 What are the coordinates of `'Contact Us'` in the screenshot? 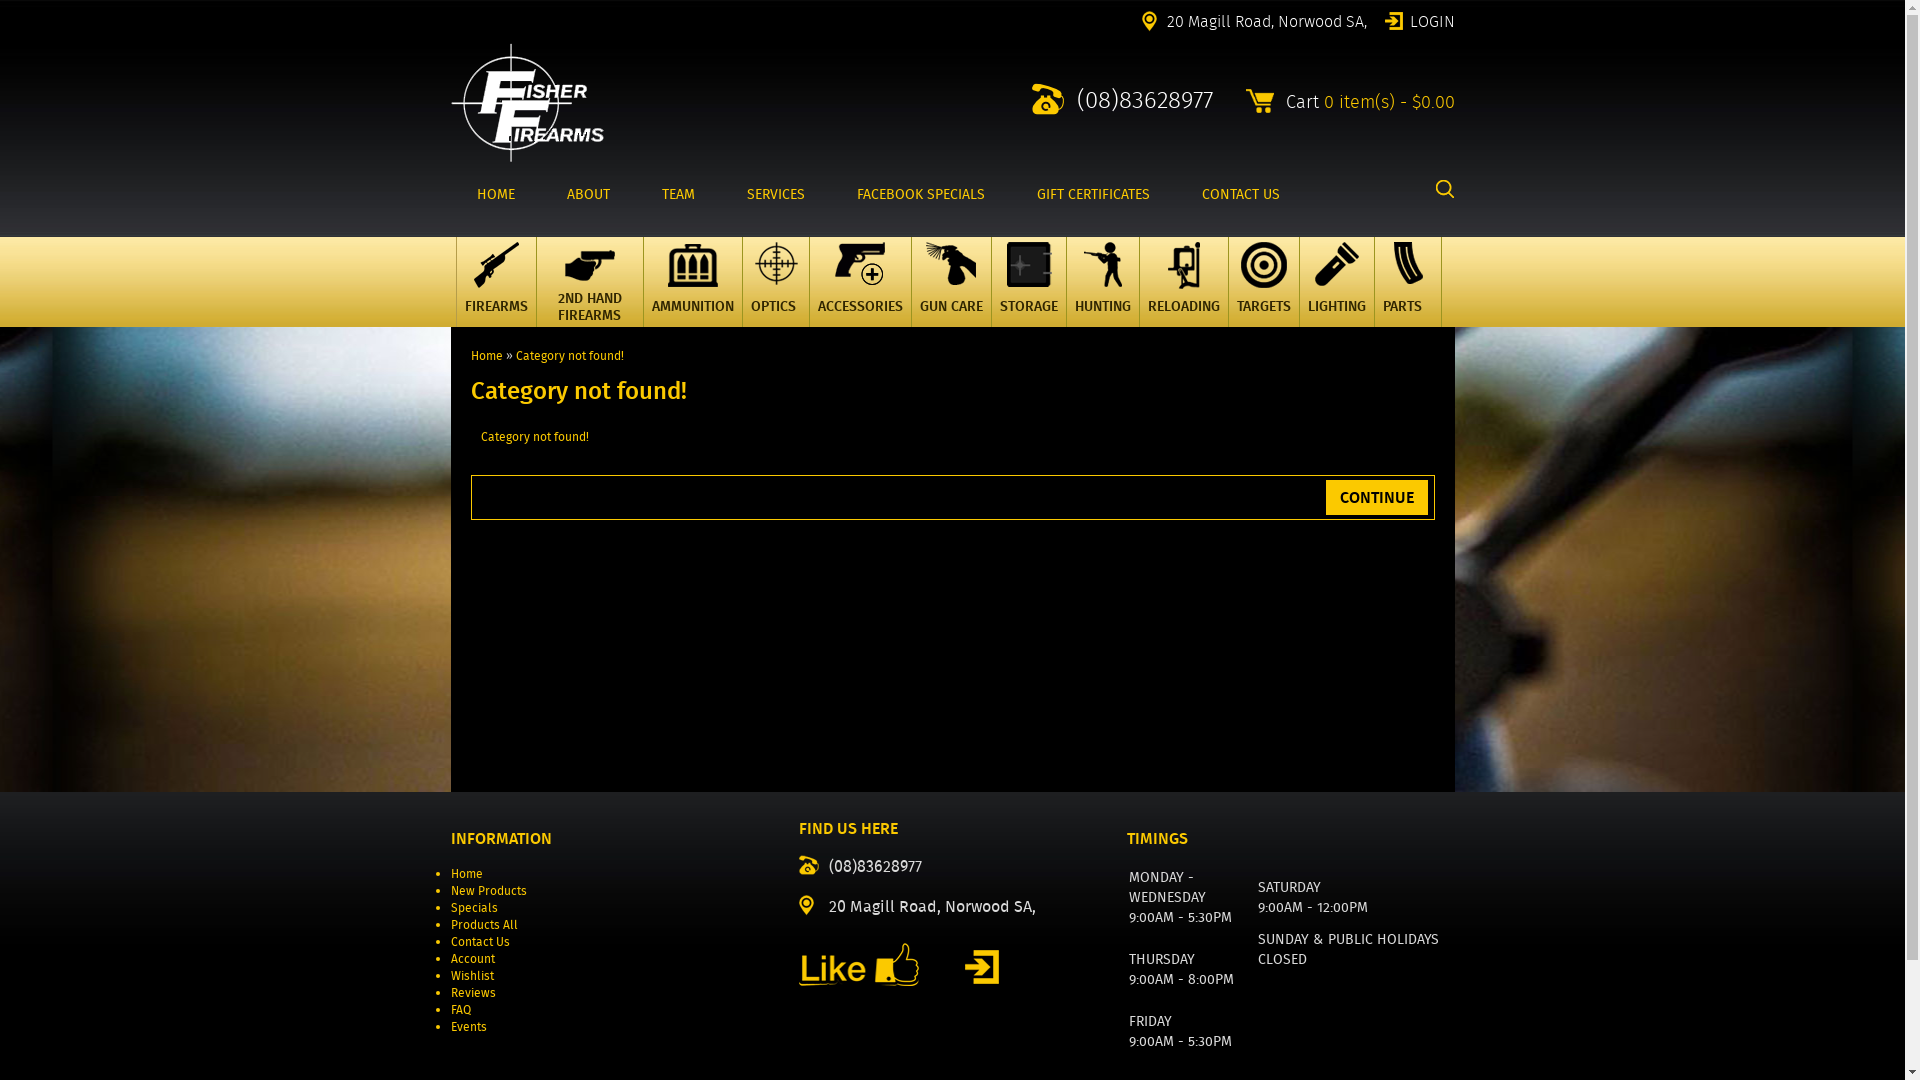 It's located at (449, 941).